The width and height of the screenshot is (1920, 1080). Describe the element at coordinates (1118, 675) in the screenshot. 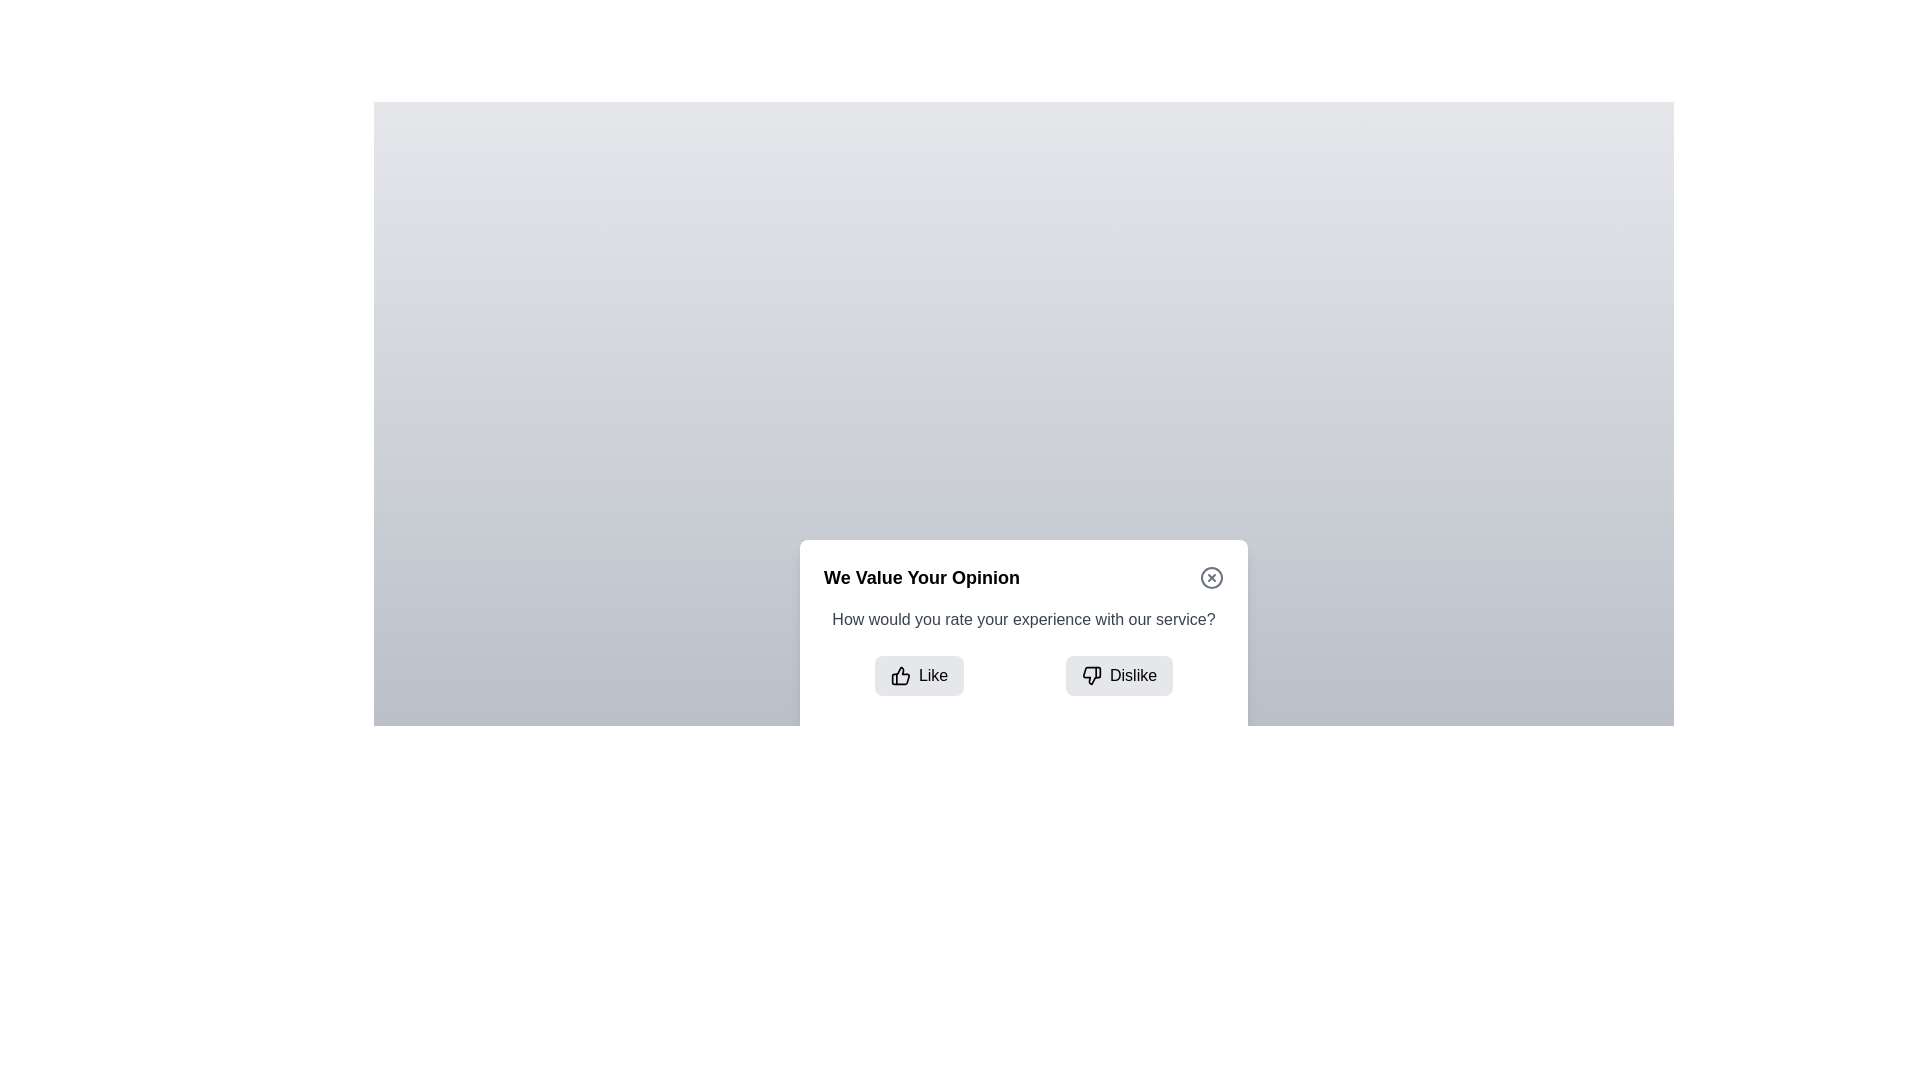

I see `the 'Dislike' button to select it` at that location.